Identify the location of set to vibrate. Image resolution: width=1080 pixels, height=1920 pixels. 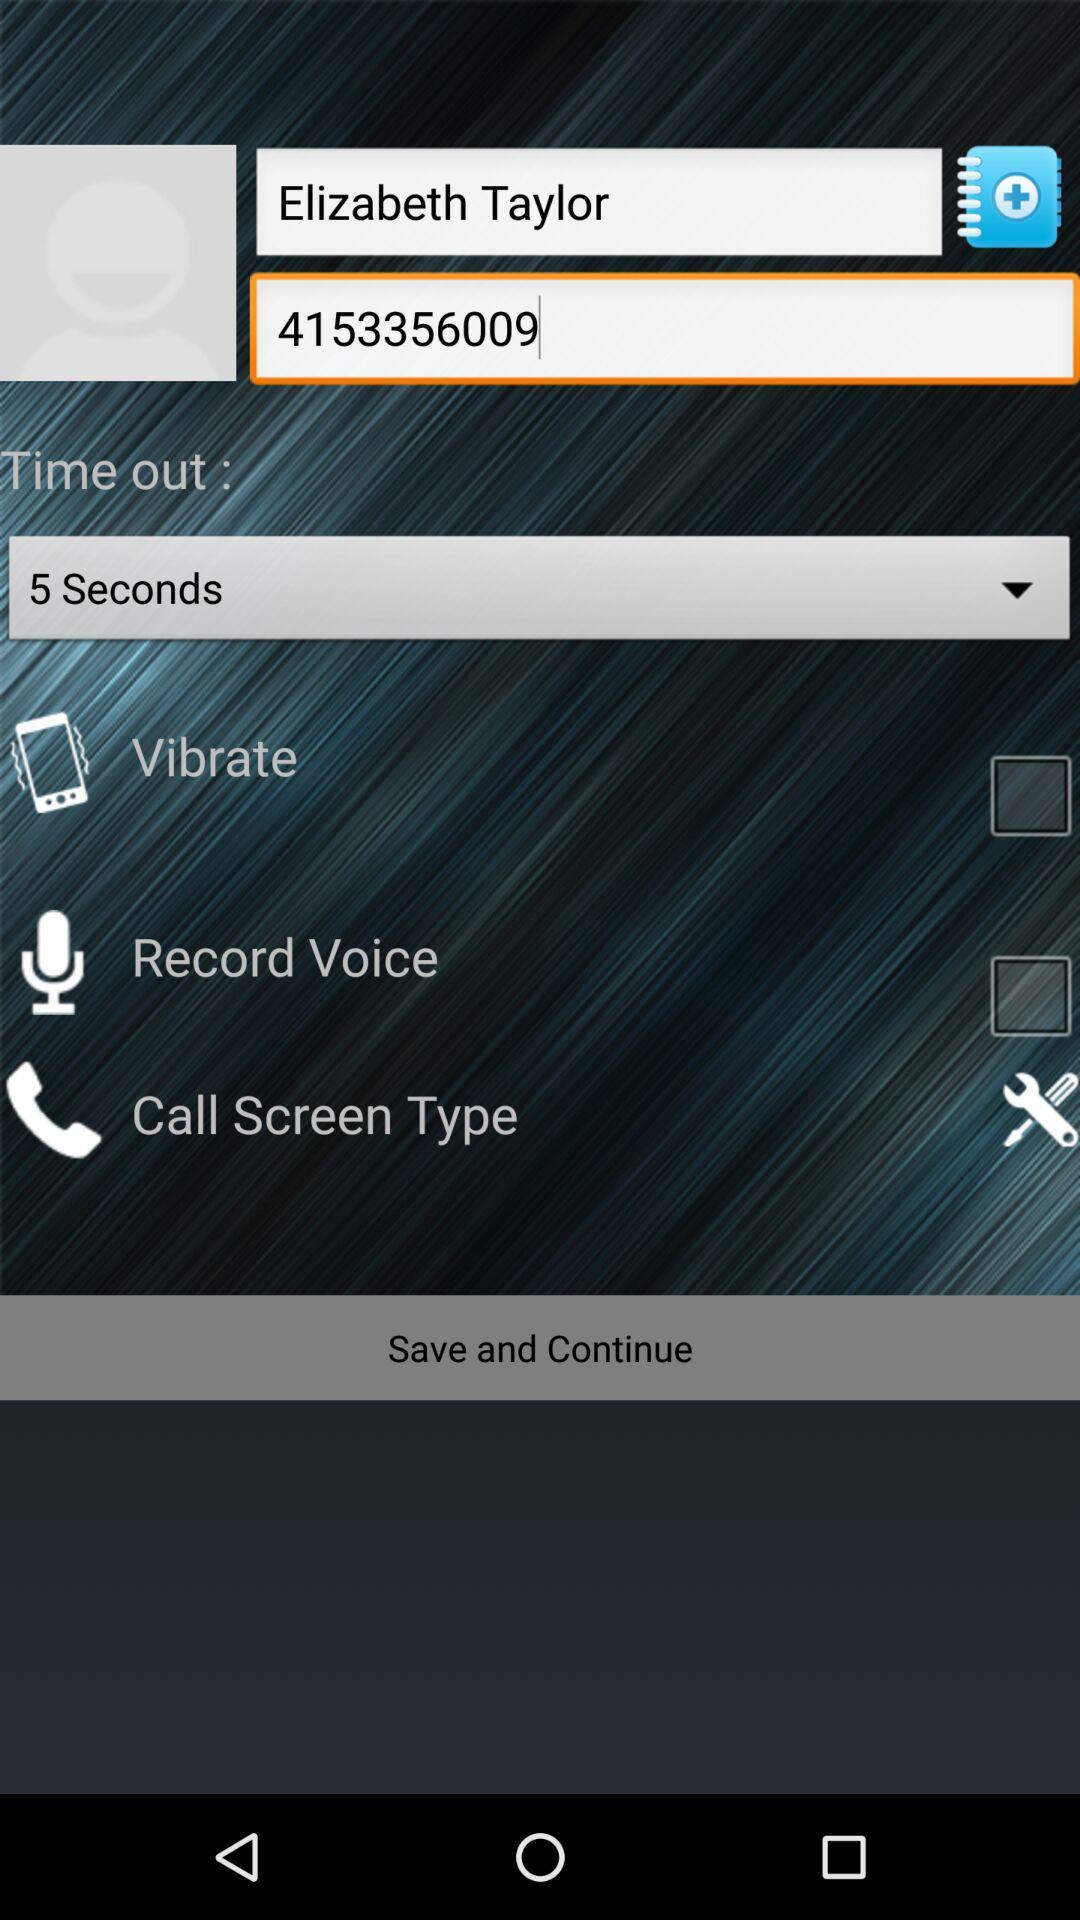
(51, 761).